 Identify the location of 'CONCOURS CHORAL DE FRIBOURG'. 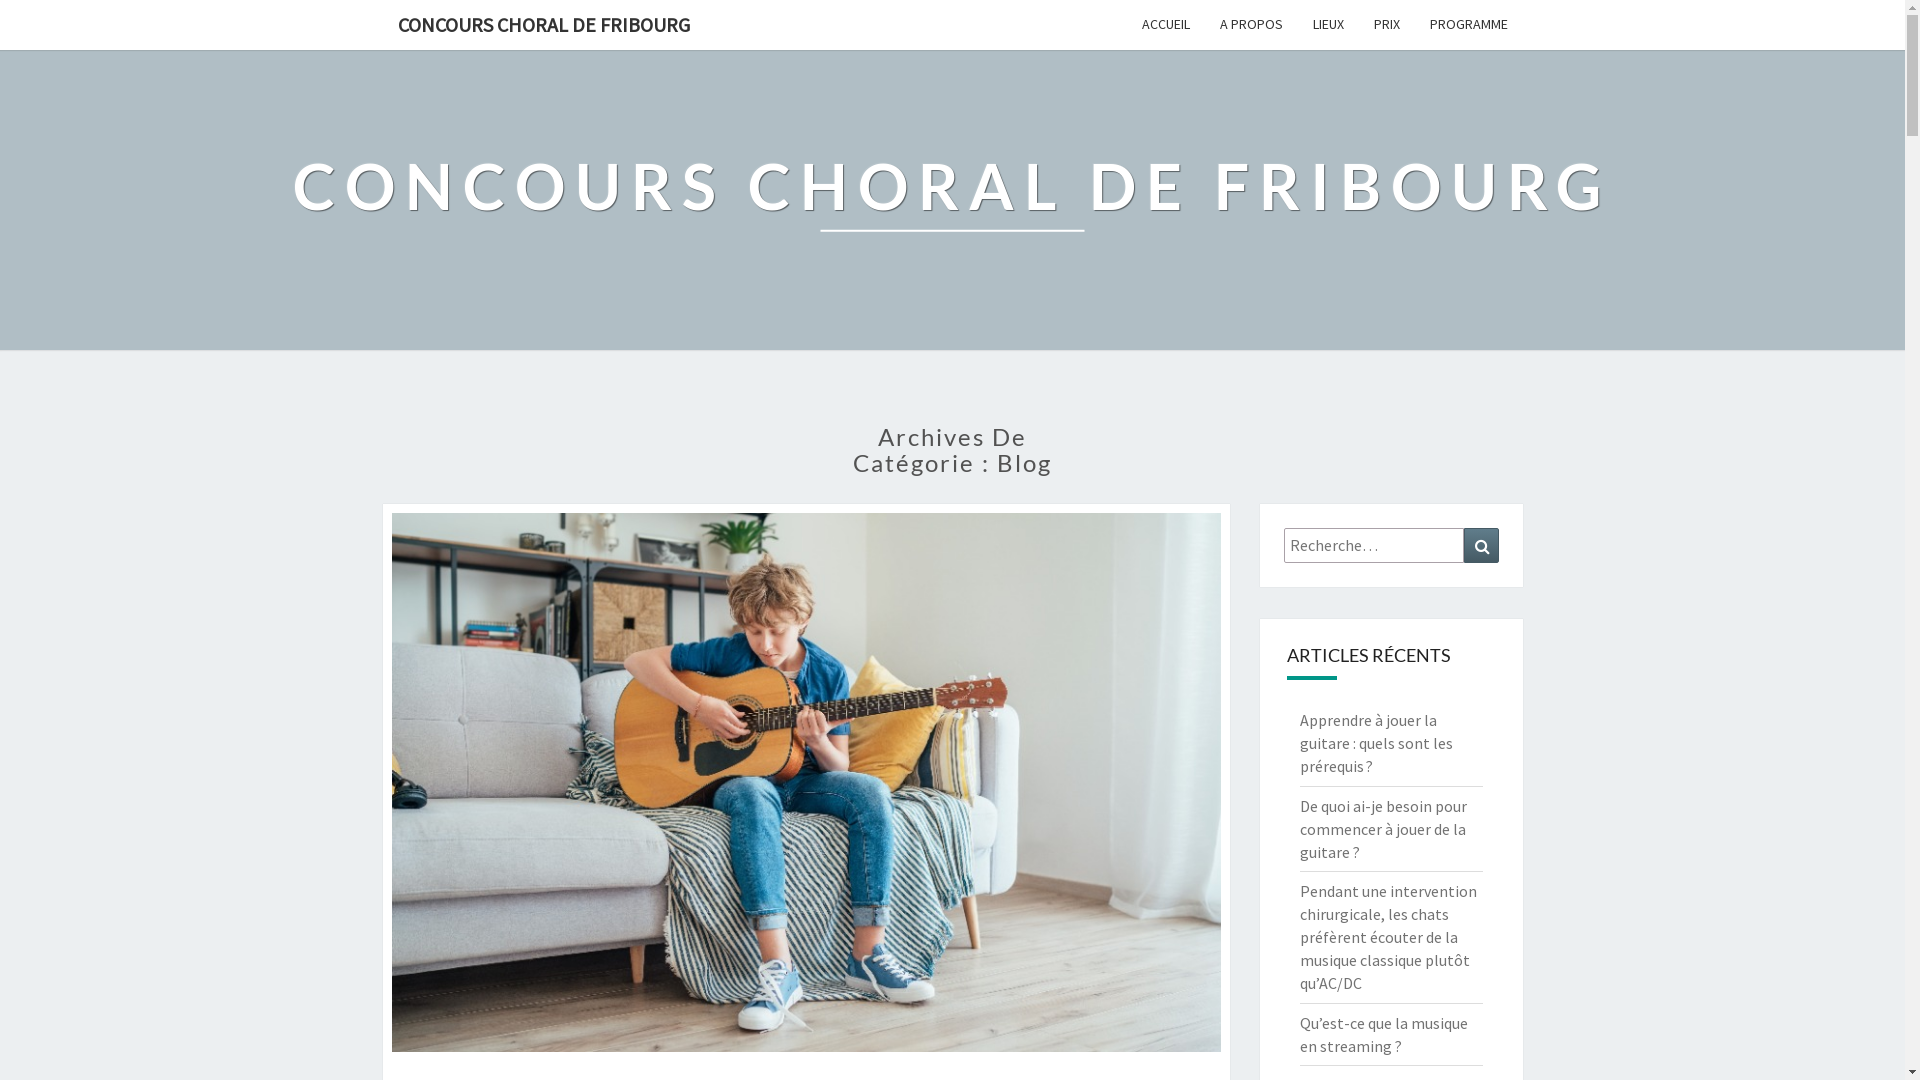
(951, 200).